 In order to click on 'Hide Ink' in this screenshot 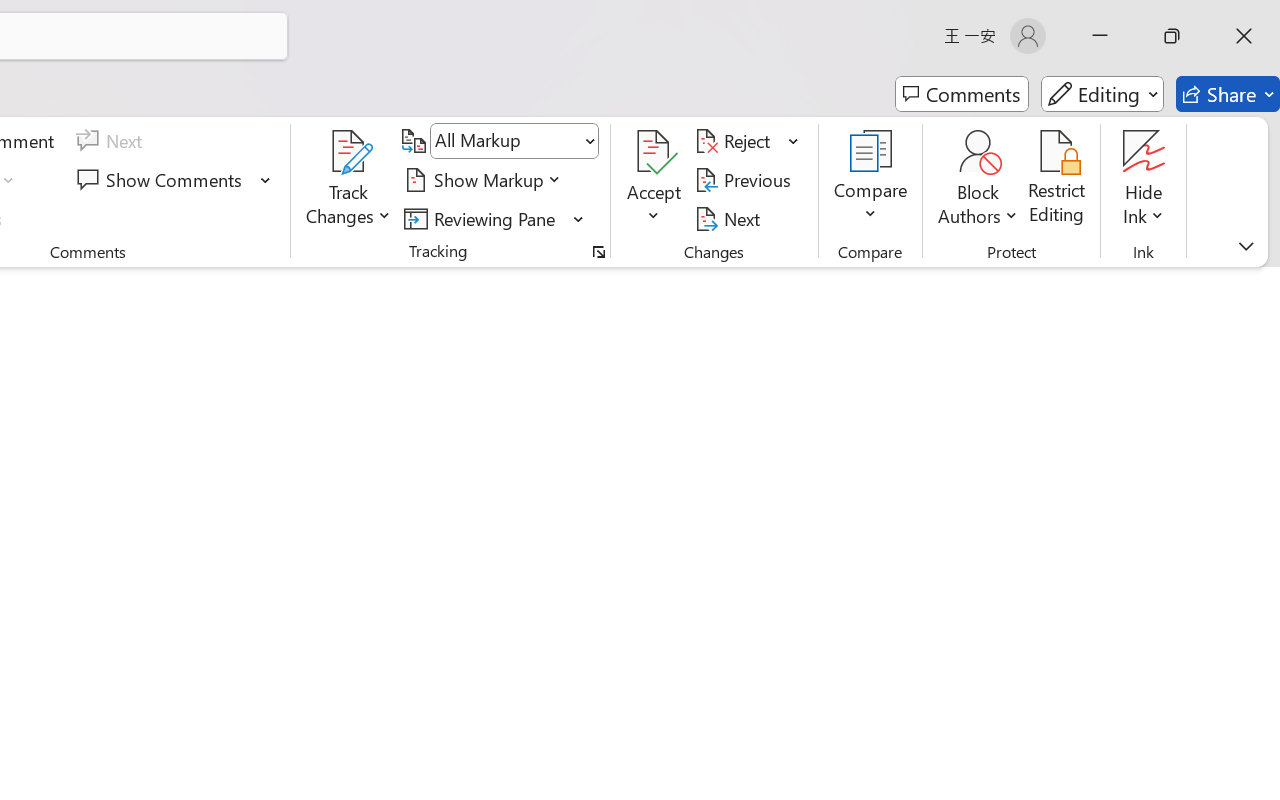, I will do `click(1144, 179)`.